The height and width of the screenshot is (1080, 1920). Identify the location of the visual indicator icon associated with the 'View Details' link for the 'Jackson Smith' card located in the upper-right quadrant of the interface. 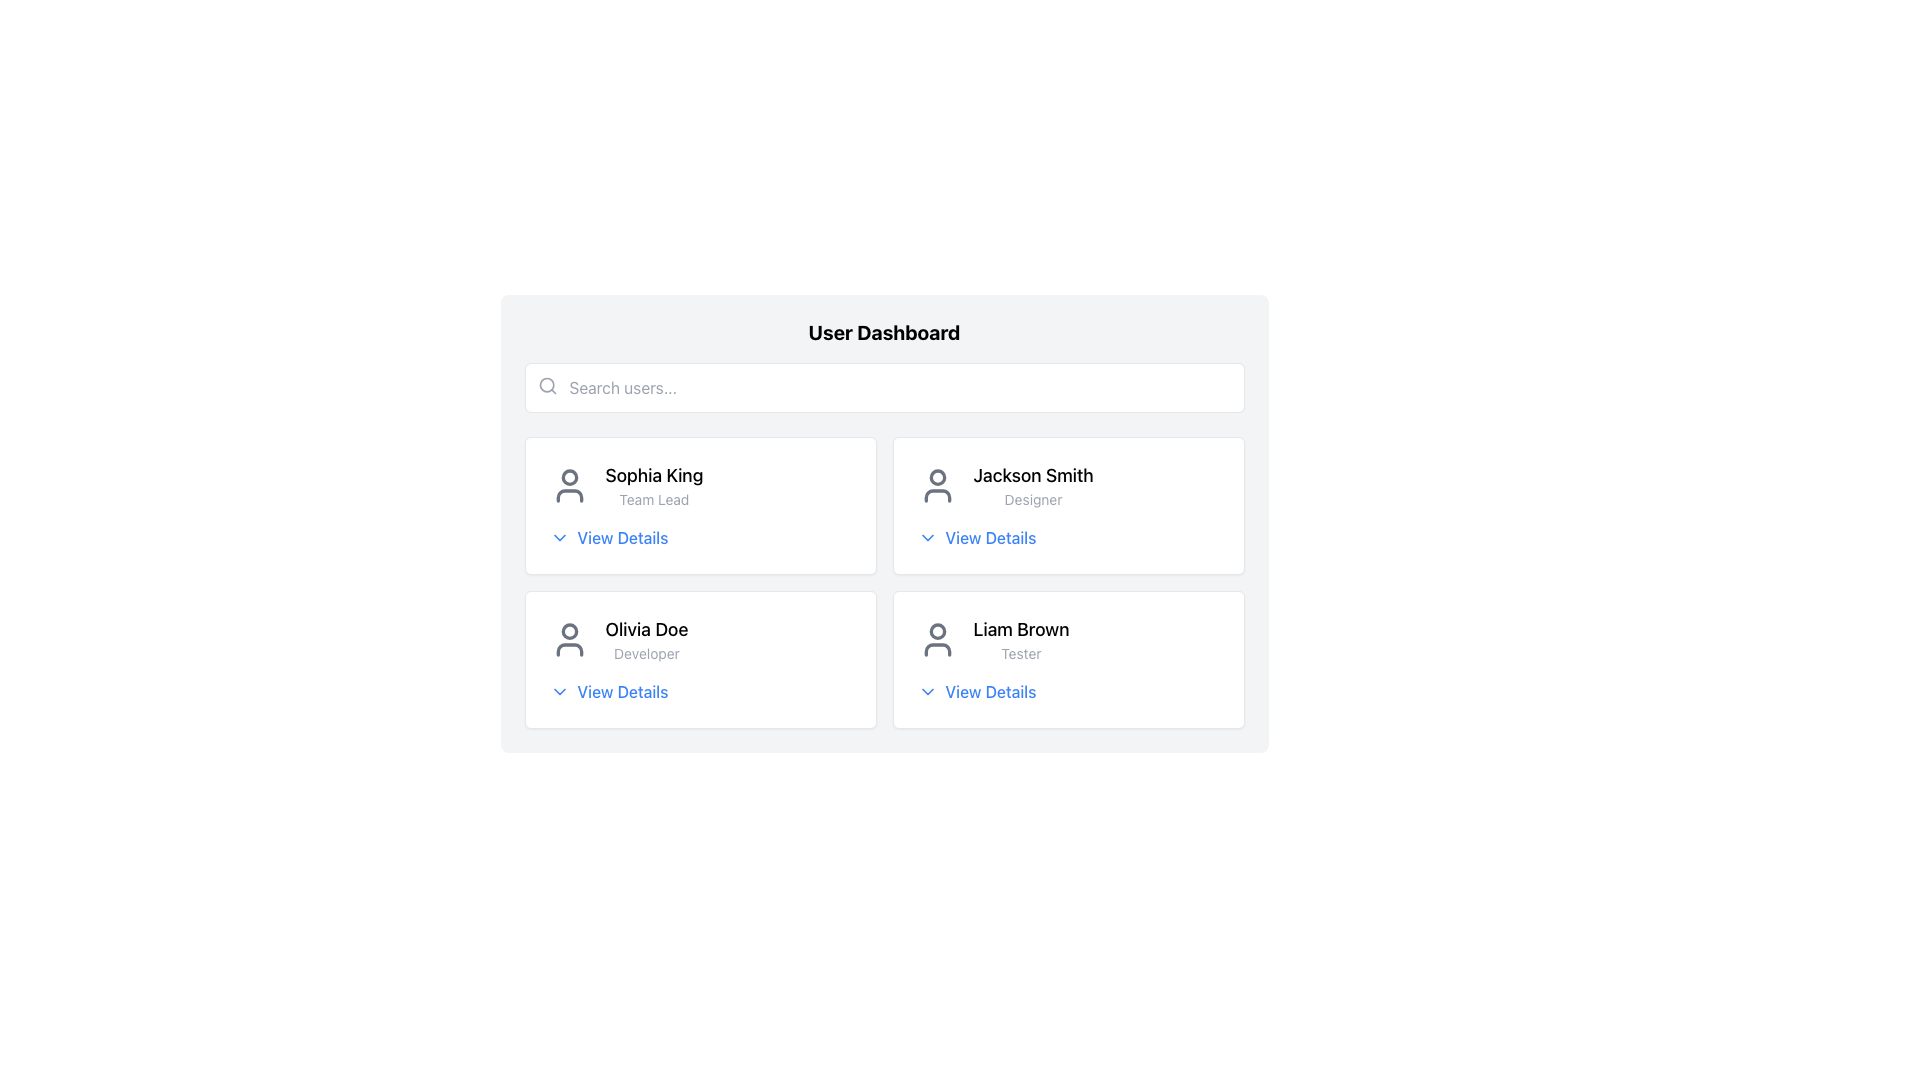
(926, 536).